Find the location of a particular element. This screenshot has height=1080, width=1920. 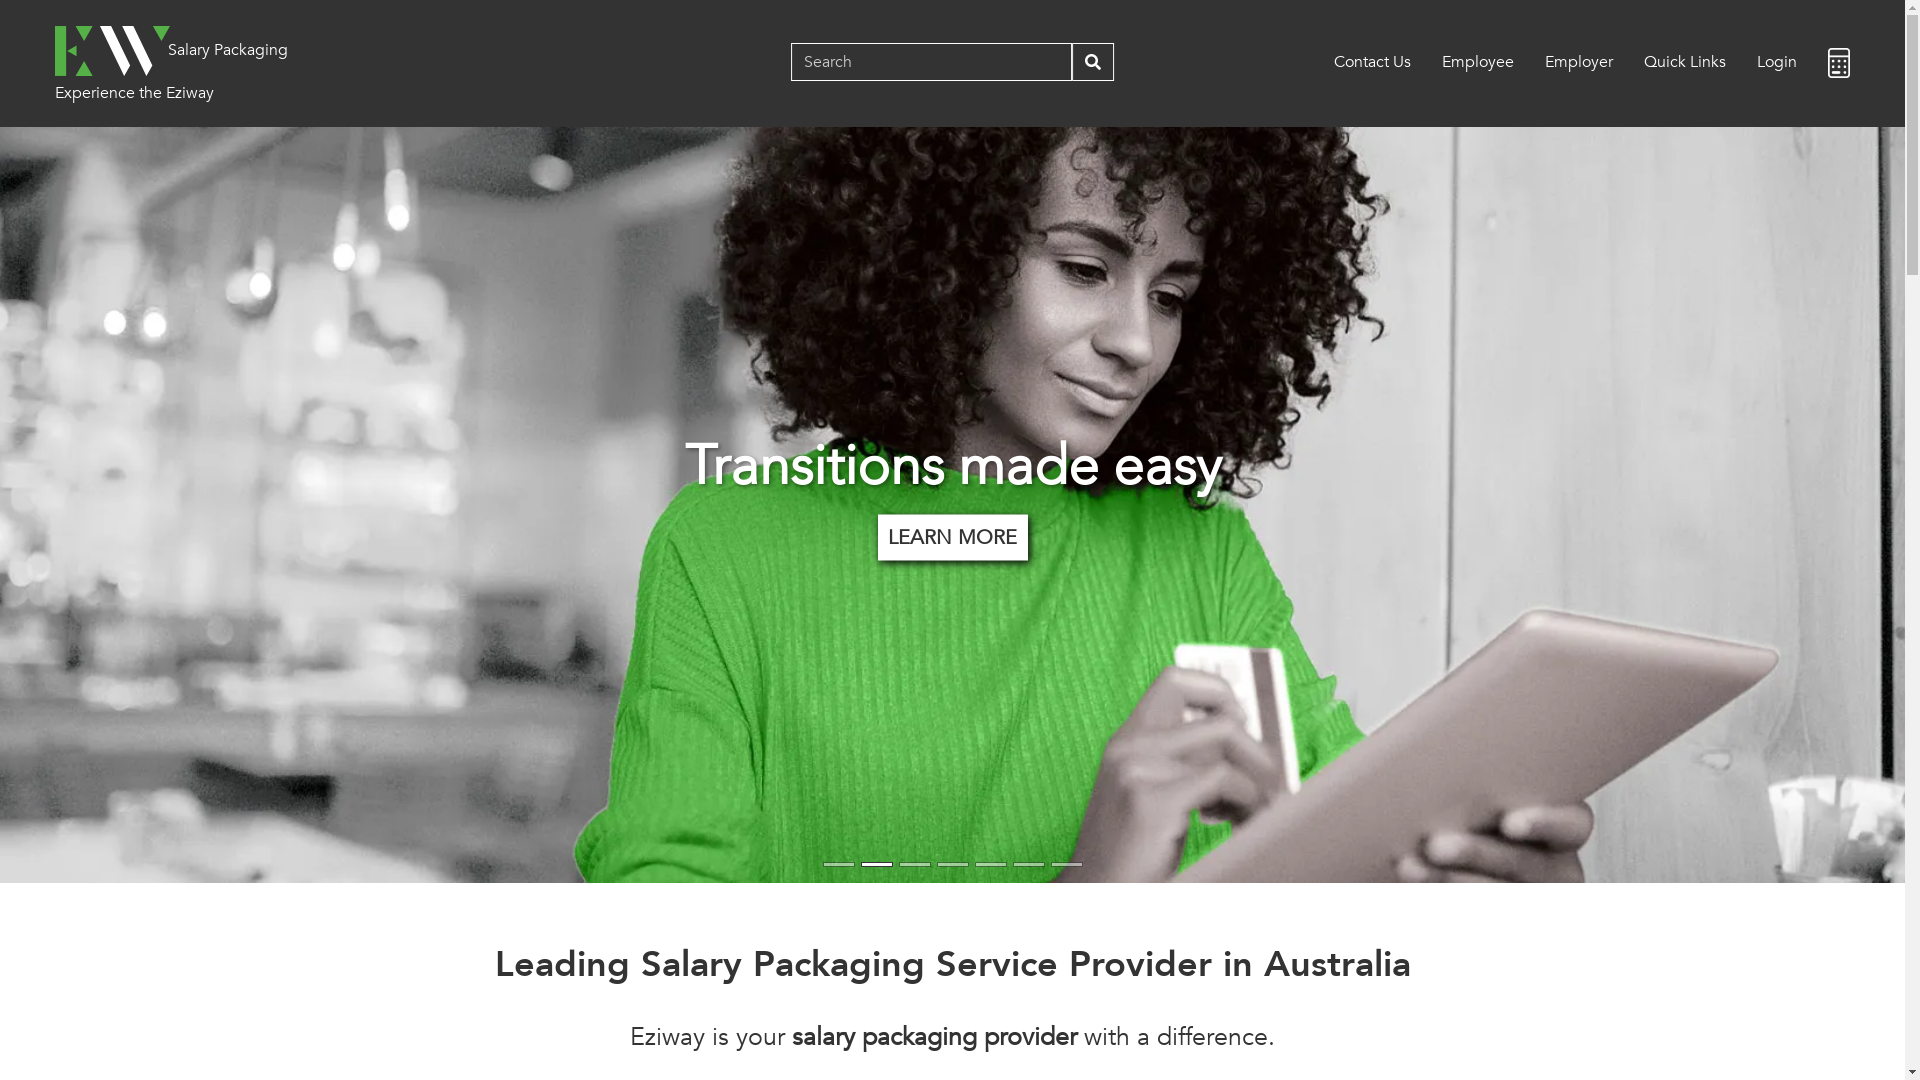

'Experience the Eziway' is located at coordinates (133, 75).